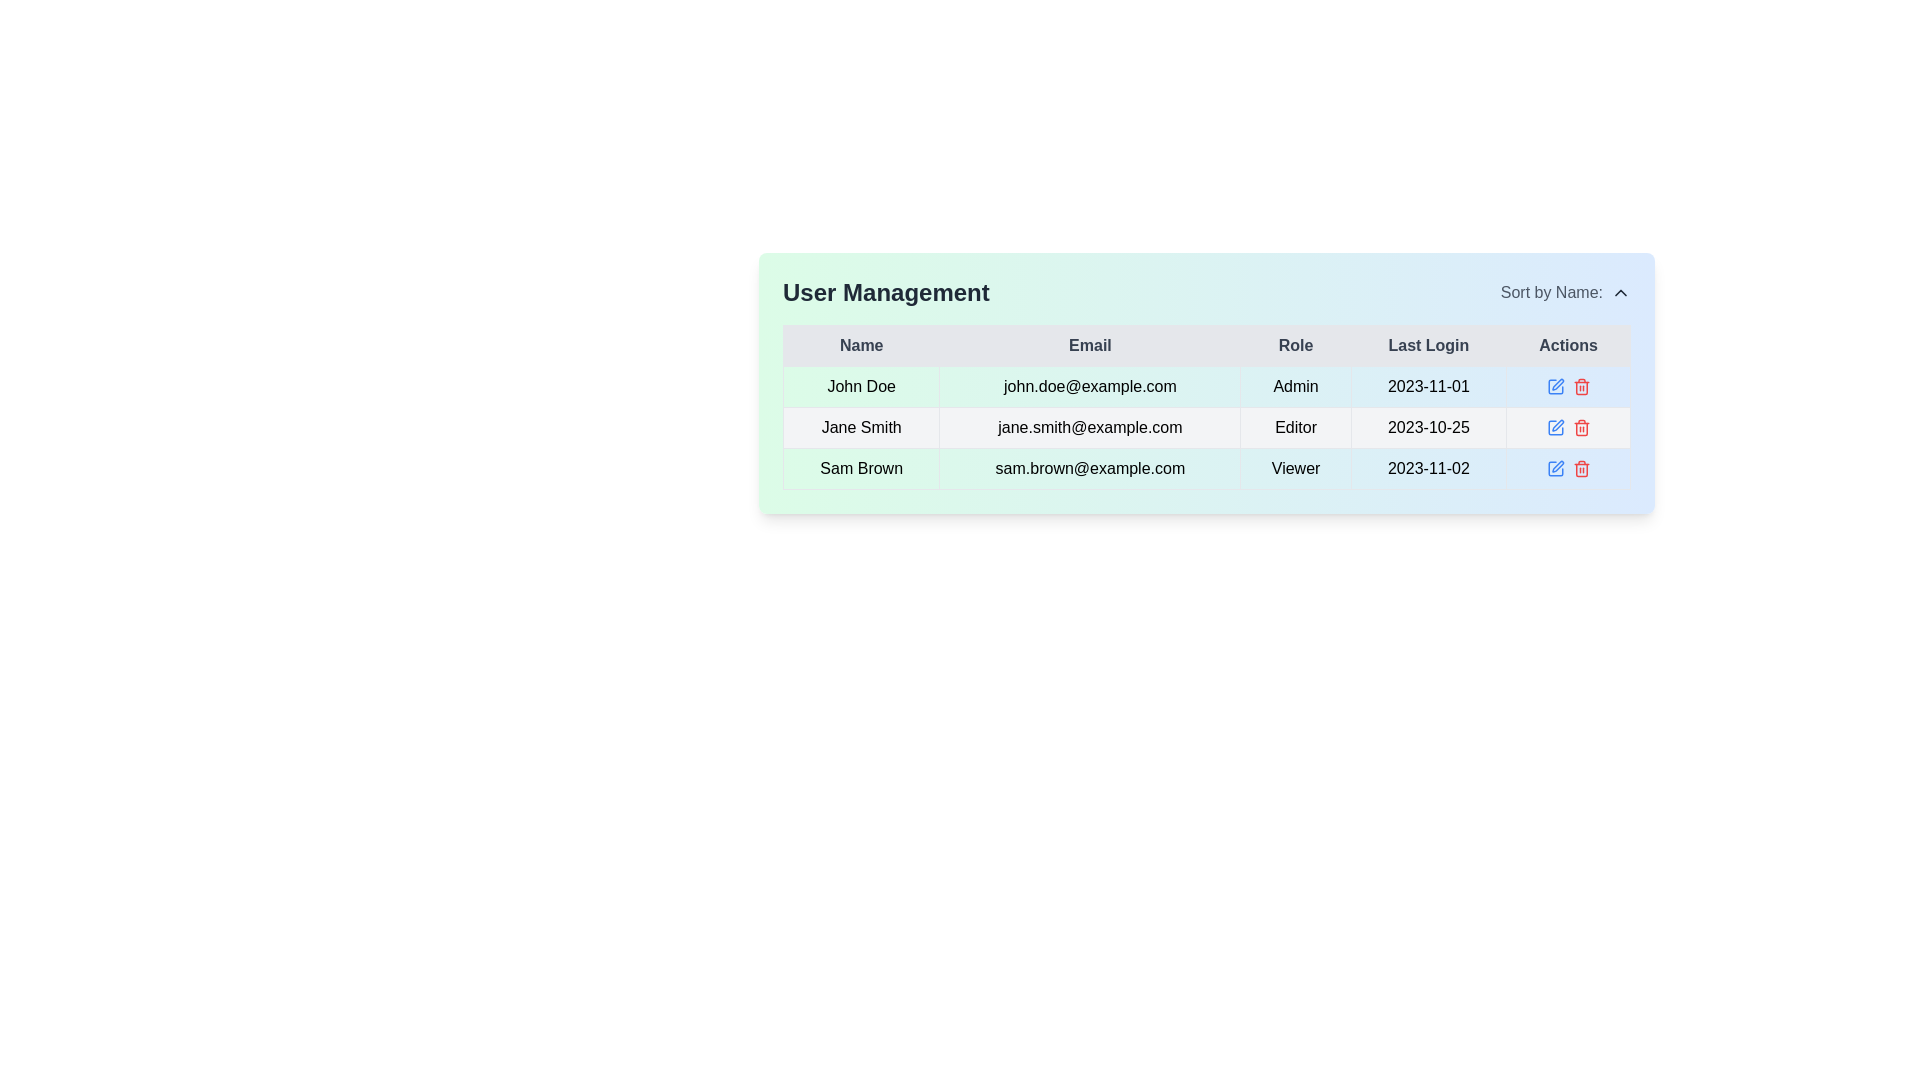  I want to click on the pen icon located in the 'Actions' column of the second row in the user management table, so click(1556, 384).